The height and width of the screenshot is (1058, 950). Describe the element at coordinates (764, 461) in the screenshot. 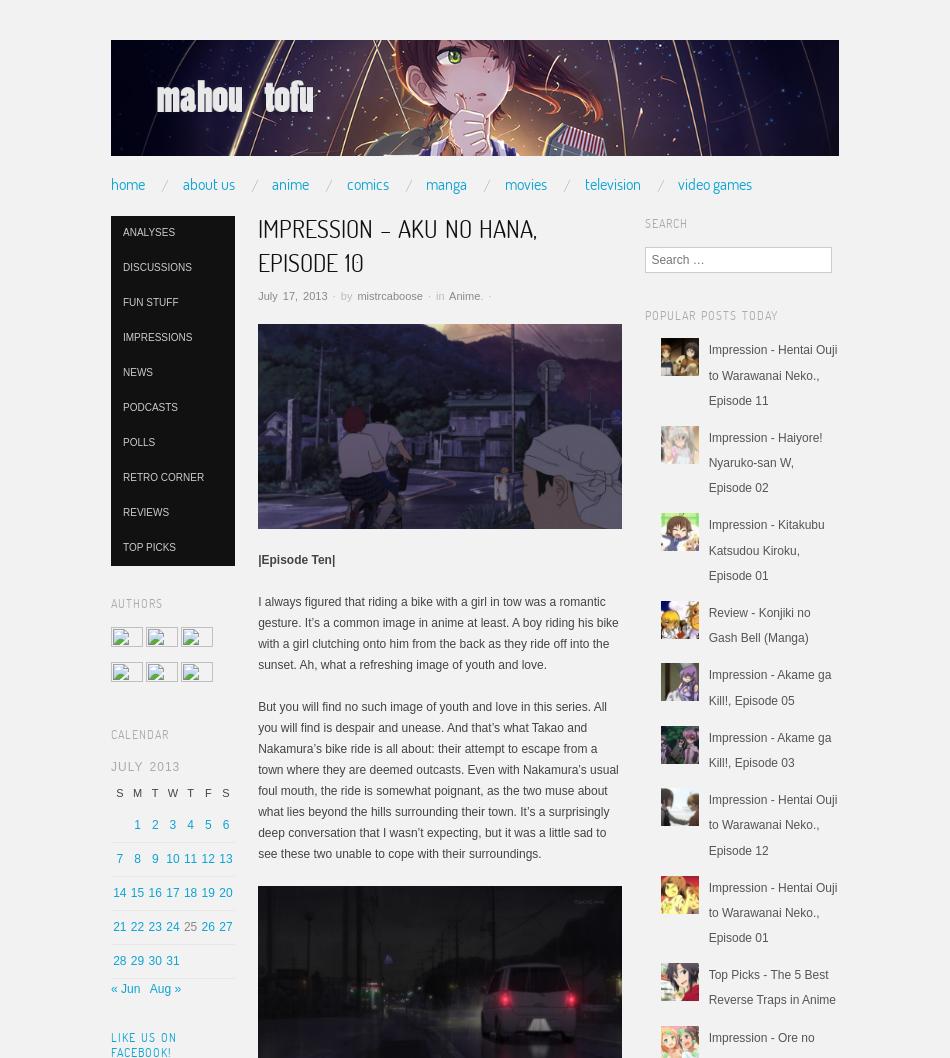

I see `'Impression - Haiyore! Nyaruko-san W, Episode 02'` at that location.